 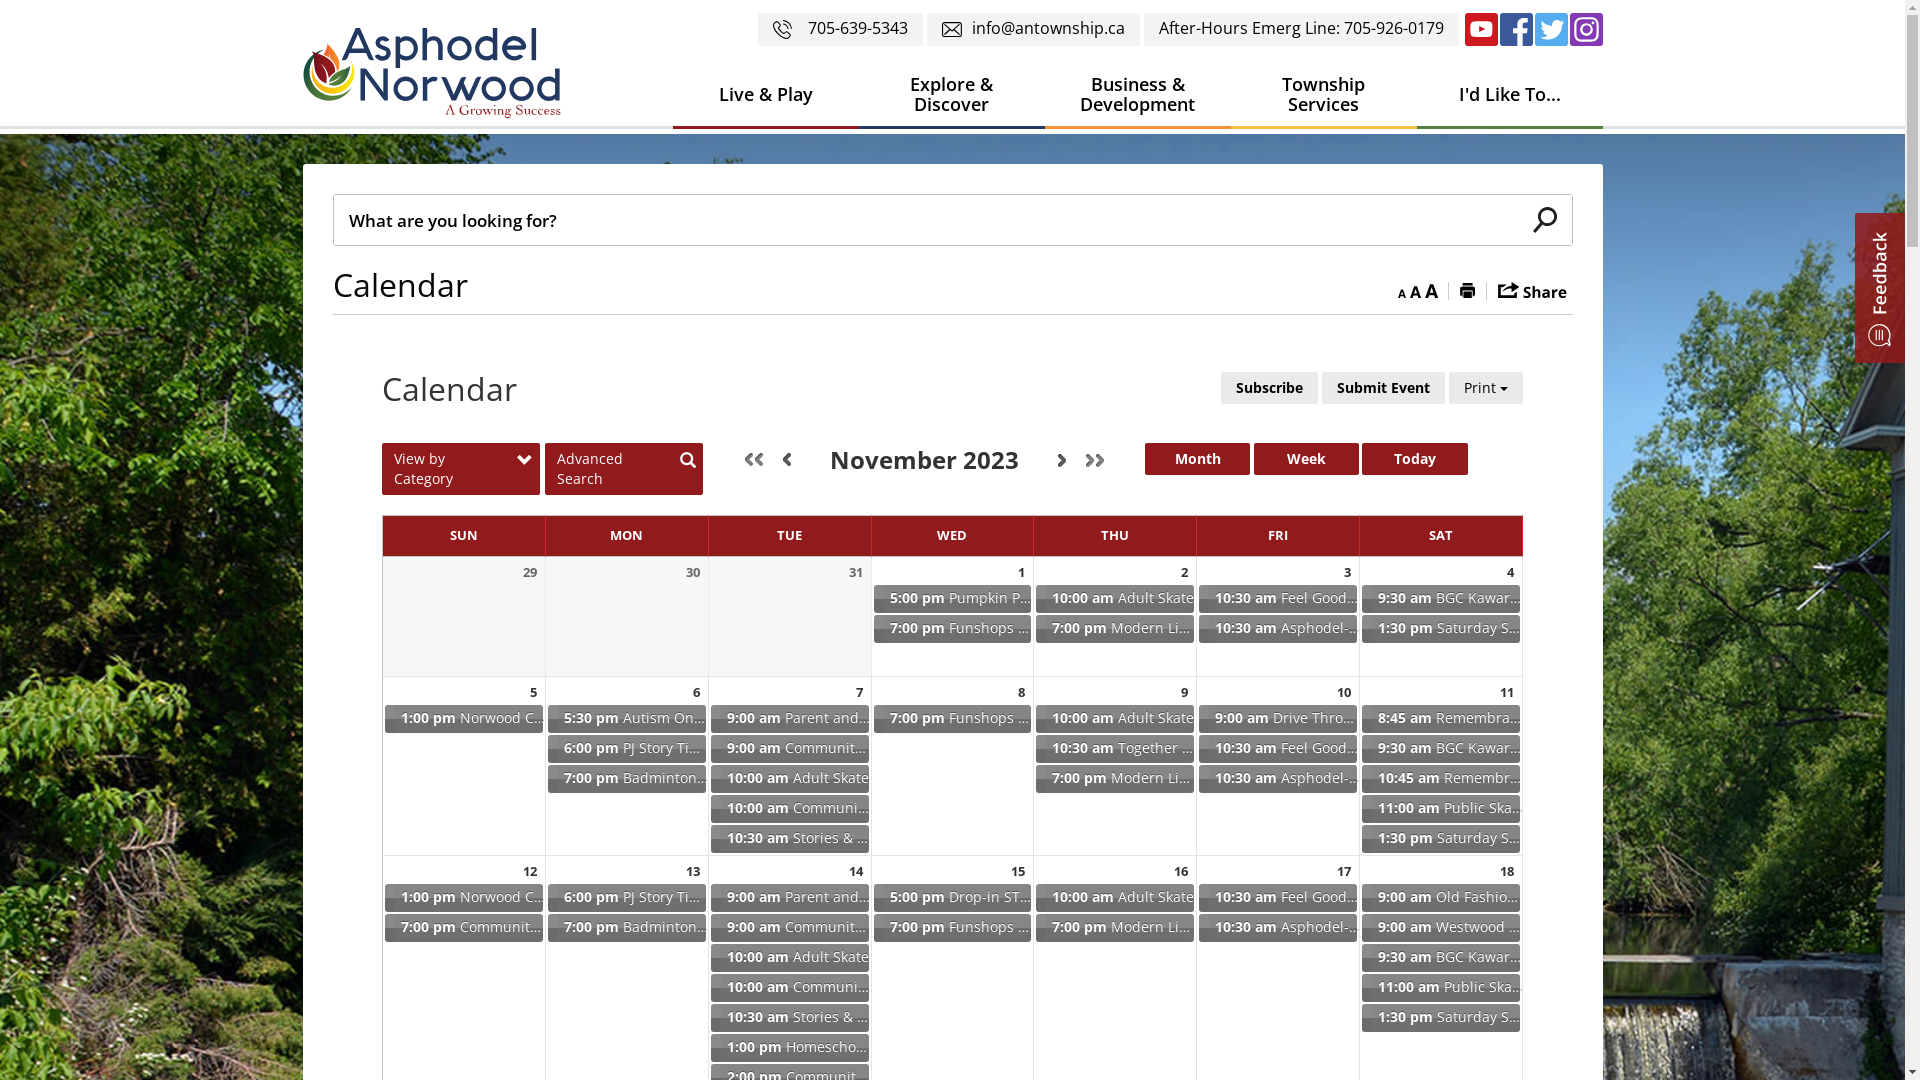 What do you see at coordinates (383, 928) in the screenshot?
I see `'7:00 pm Community Choir Practice'` at bounding box center [383, 928].